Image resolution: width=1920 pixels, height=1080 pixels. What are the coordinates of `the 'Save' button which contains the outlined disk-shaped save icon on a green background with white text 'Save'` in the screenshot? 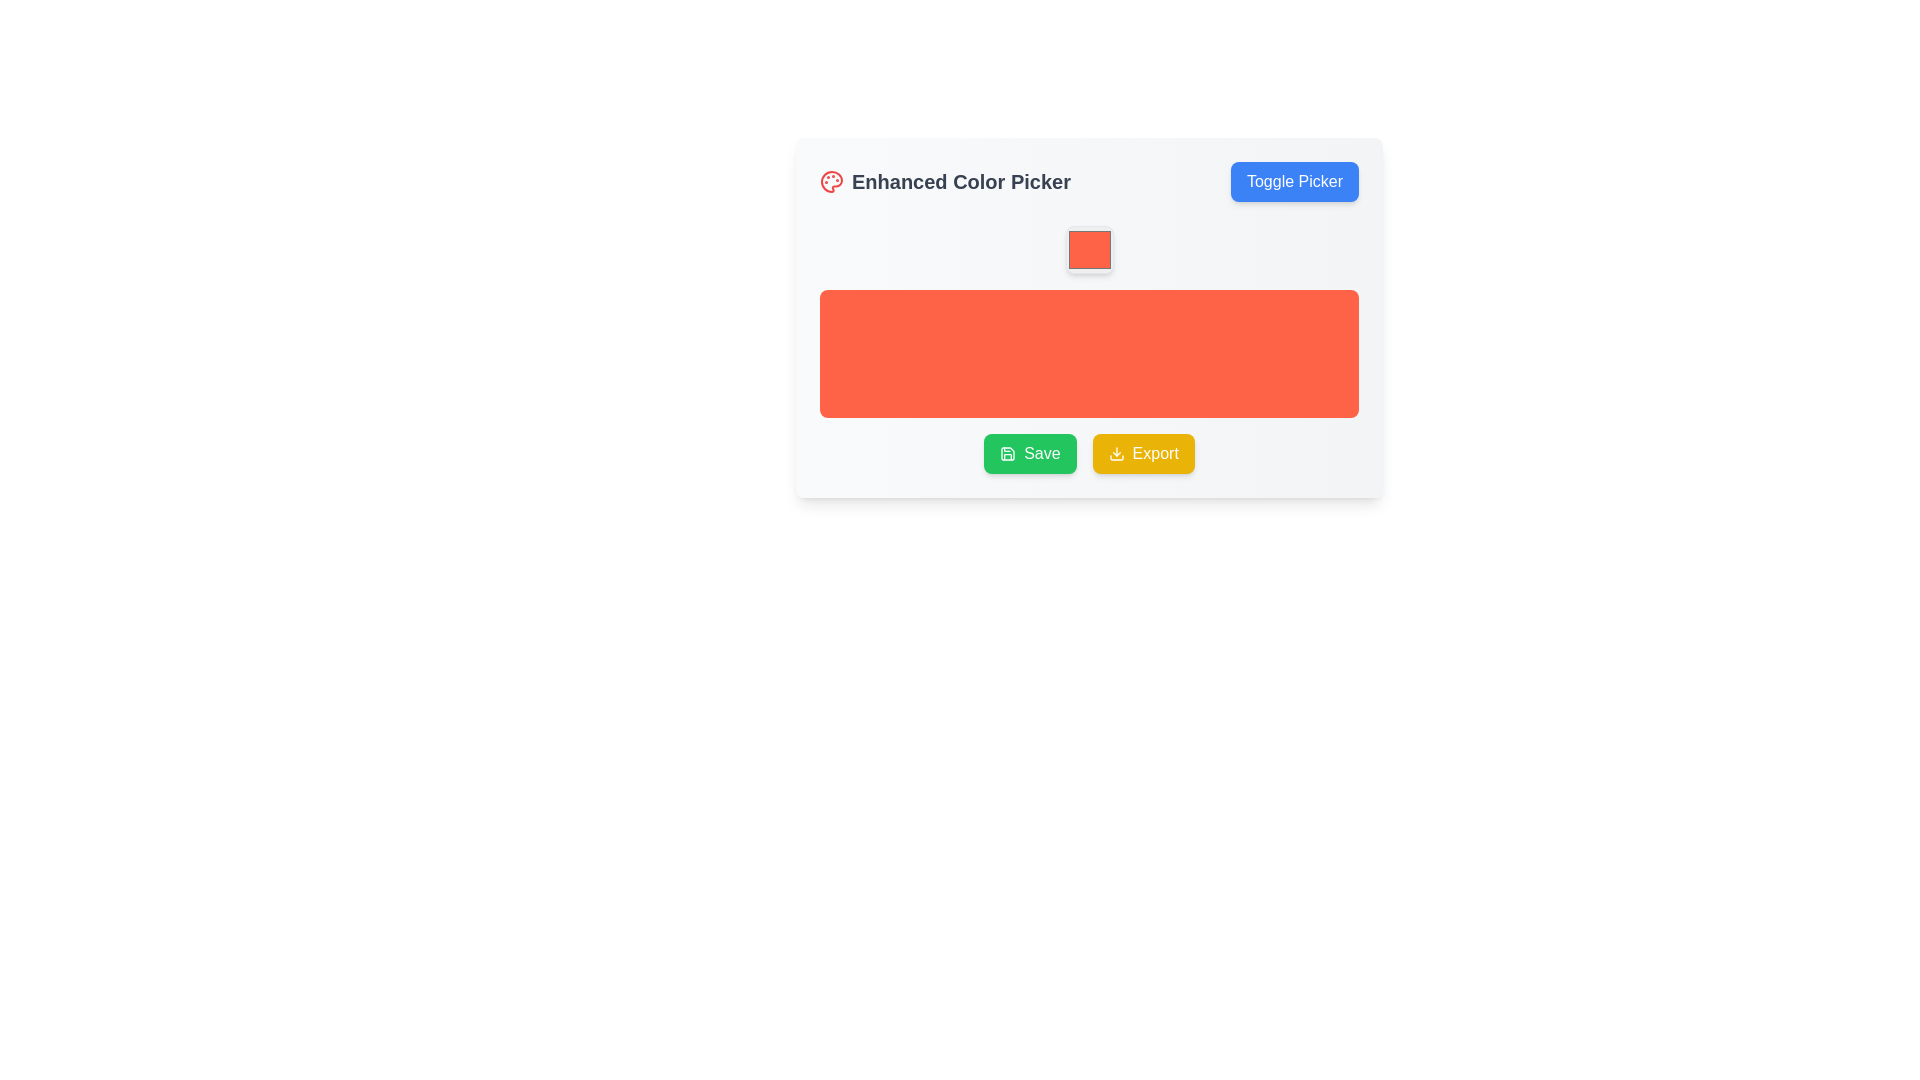 It's located at (1008, 454).